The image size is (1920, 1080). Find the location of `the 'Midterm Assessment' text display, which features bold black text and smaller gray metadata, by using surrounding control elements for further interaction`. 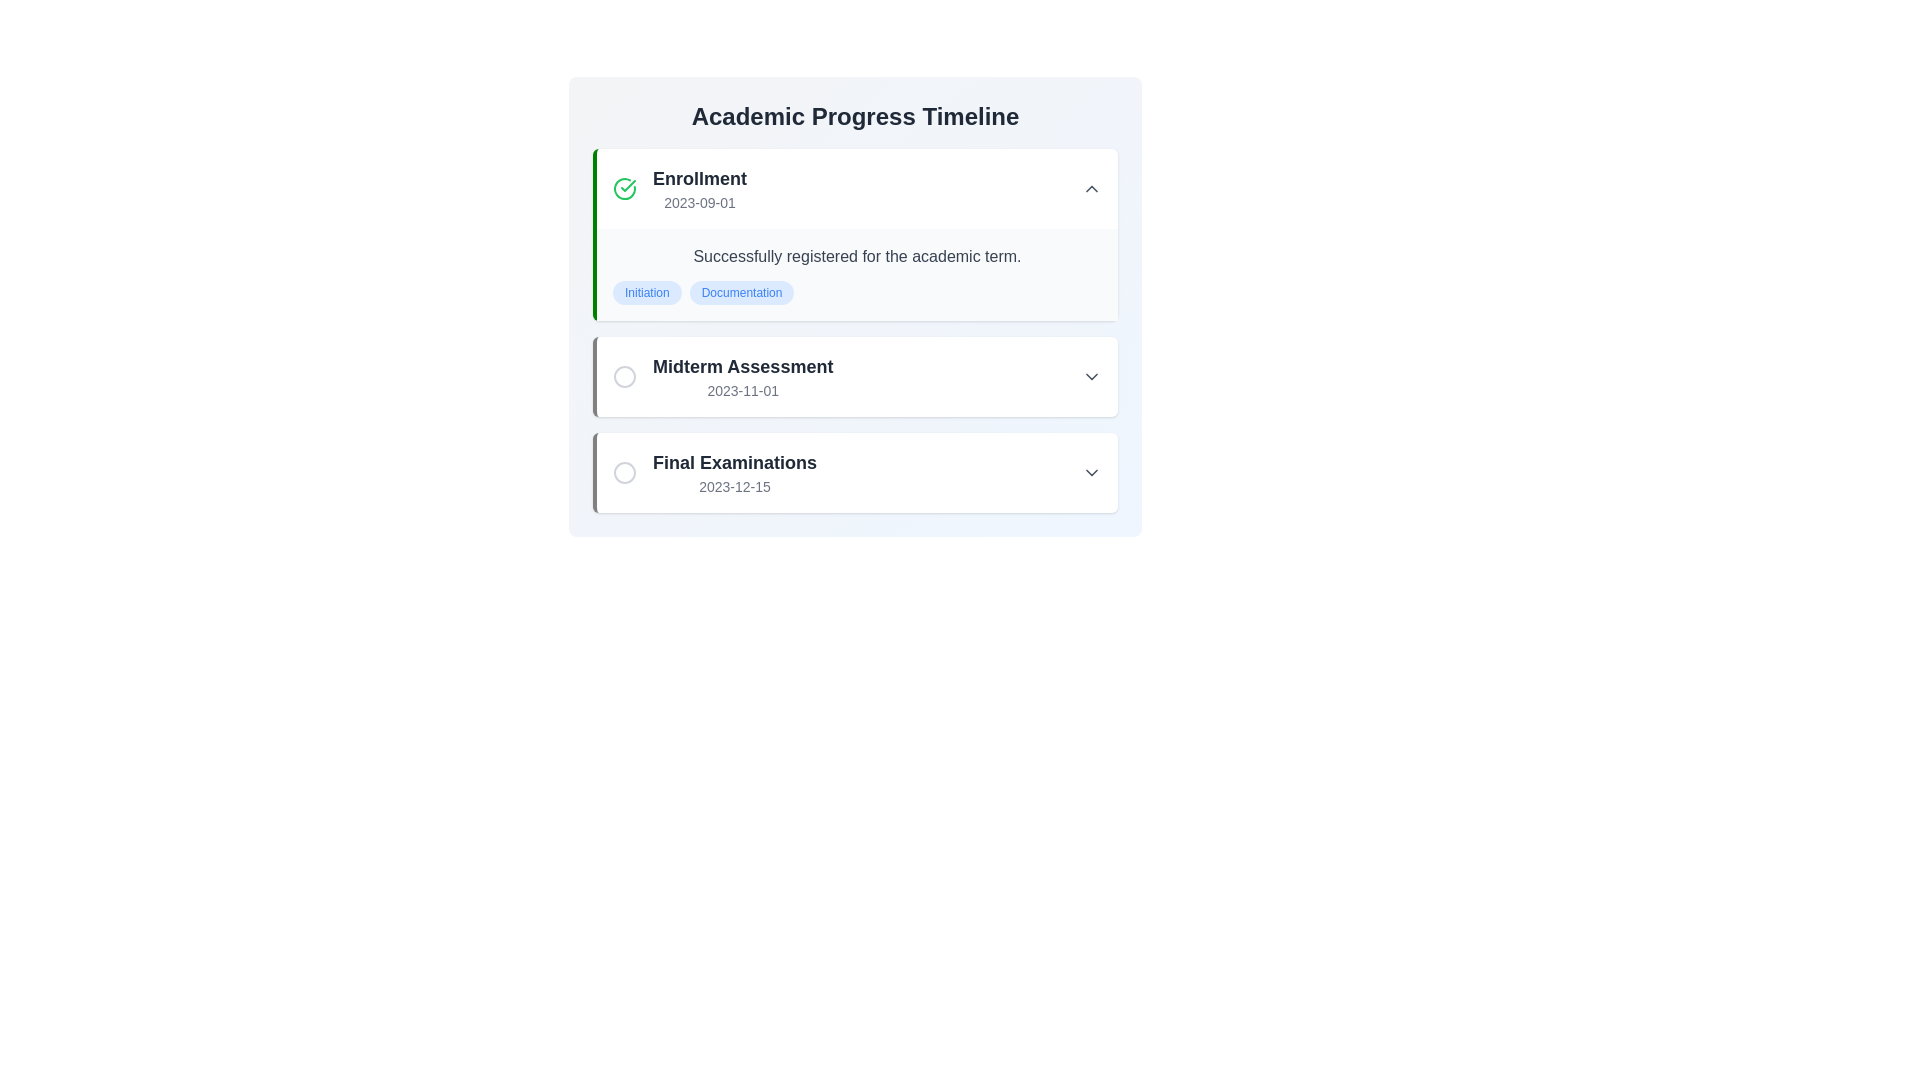

the 'Midterm Assessment' text display, which features bold black text and smaller gray metadata, by using surrounding control elements for further interaction is located at coordinates (742, 377).